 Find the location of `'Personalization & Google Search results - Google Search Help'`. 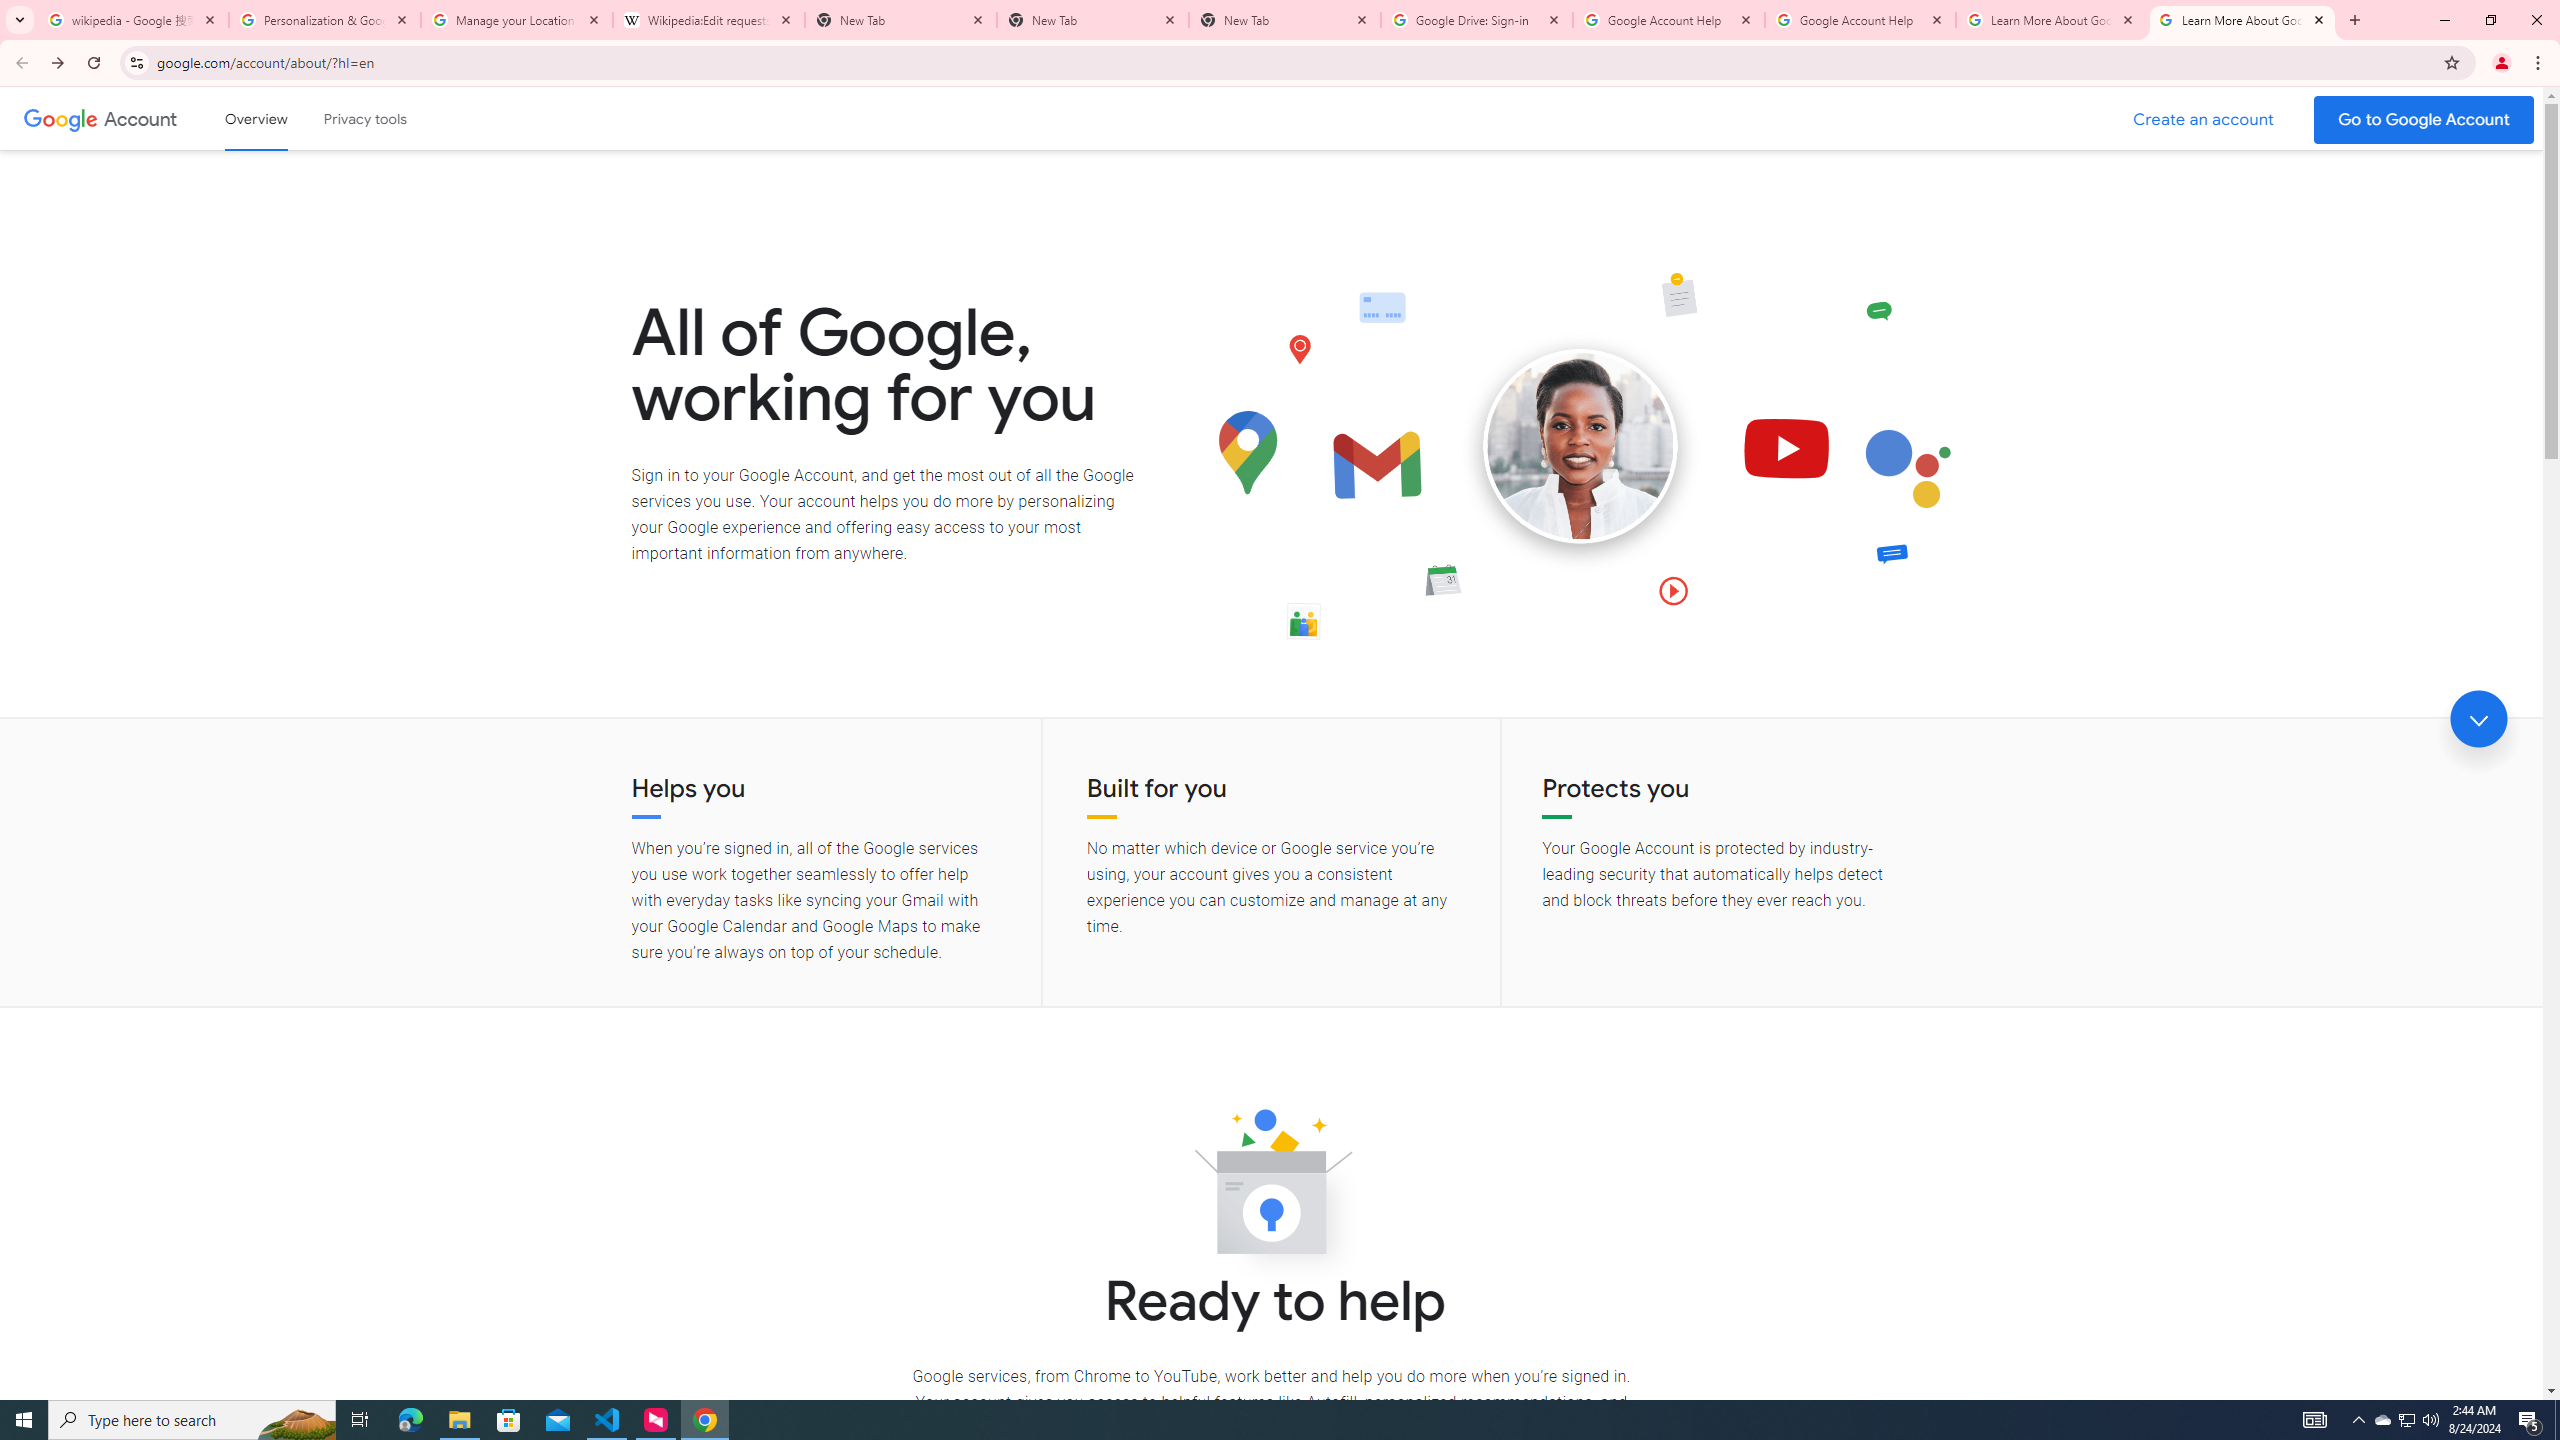

'Personalization & Google Search results - Google Search Help' is located at coordinates (325, 19).